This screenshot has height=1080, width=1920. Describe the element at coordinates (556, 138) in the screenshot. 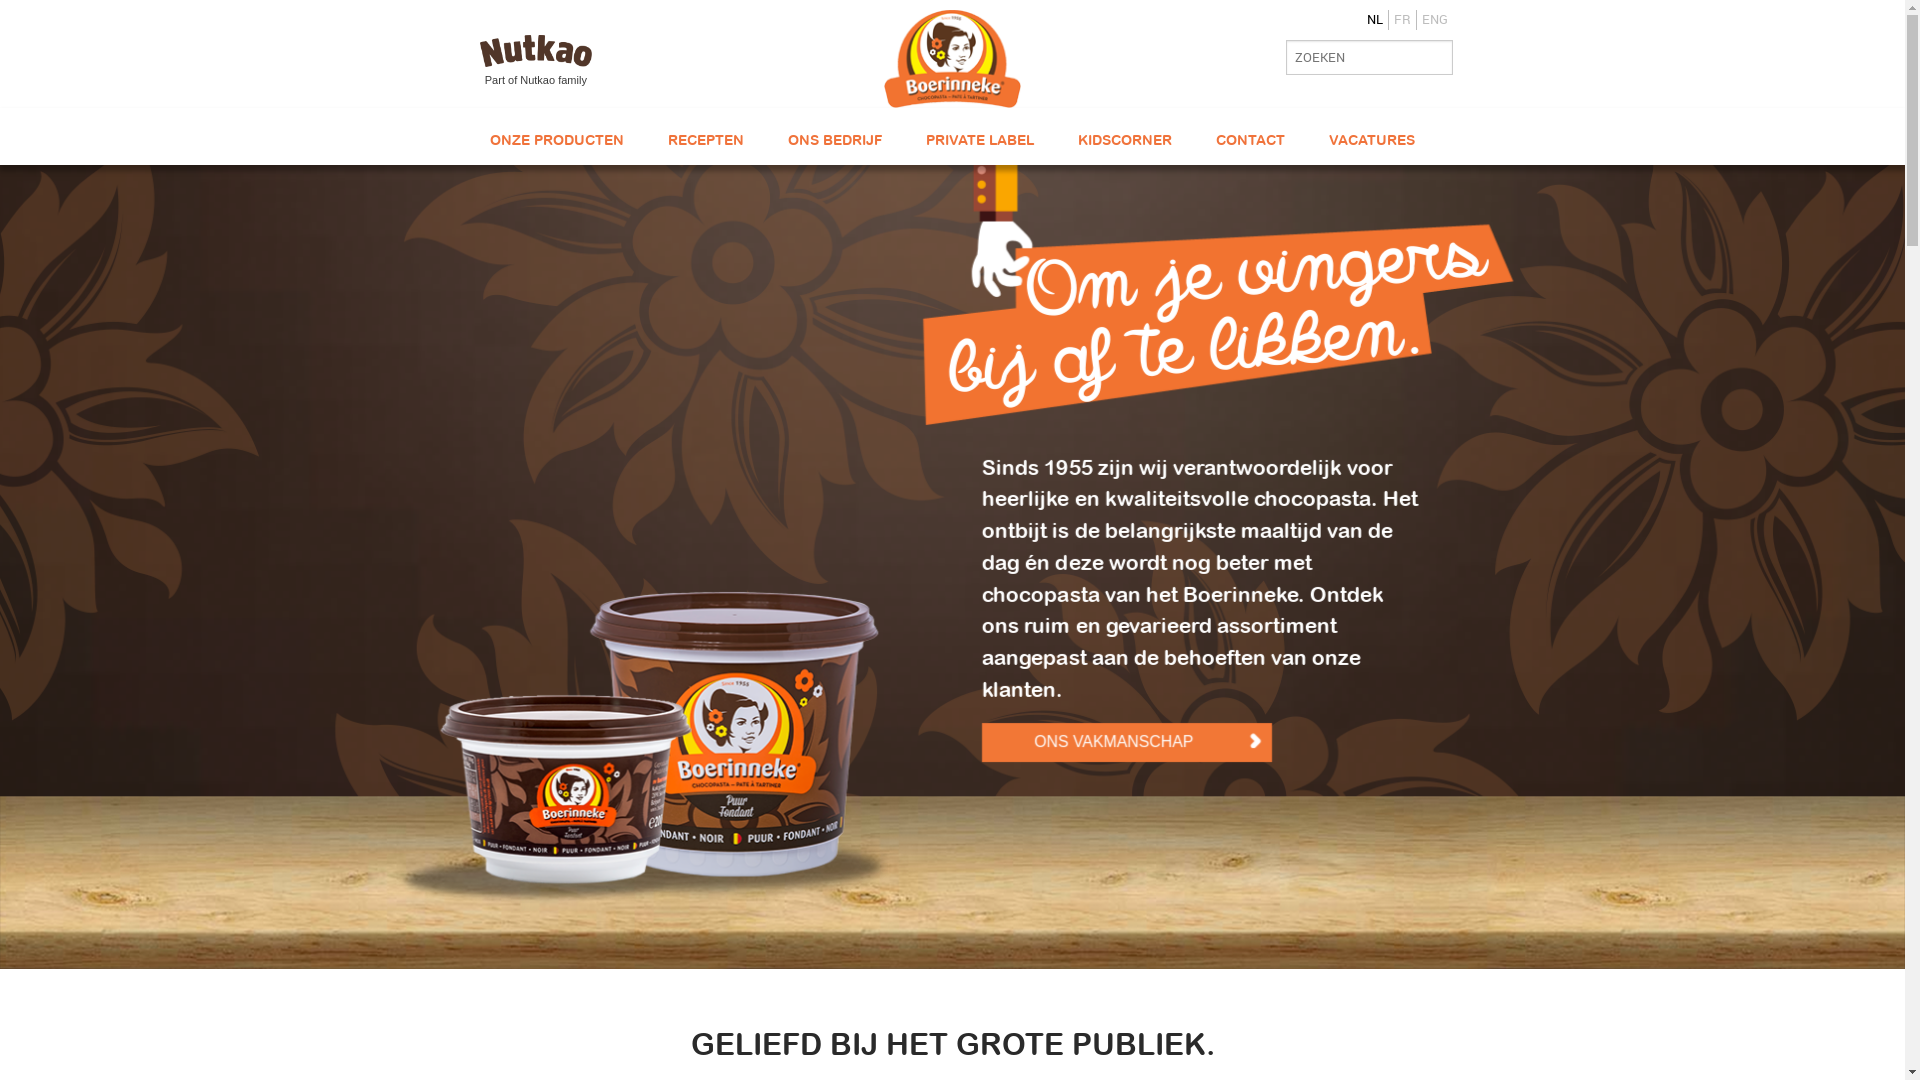

I see `'ONZE PRODUCTEN'` at that location.